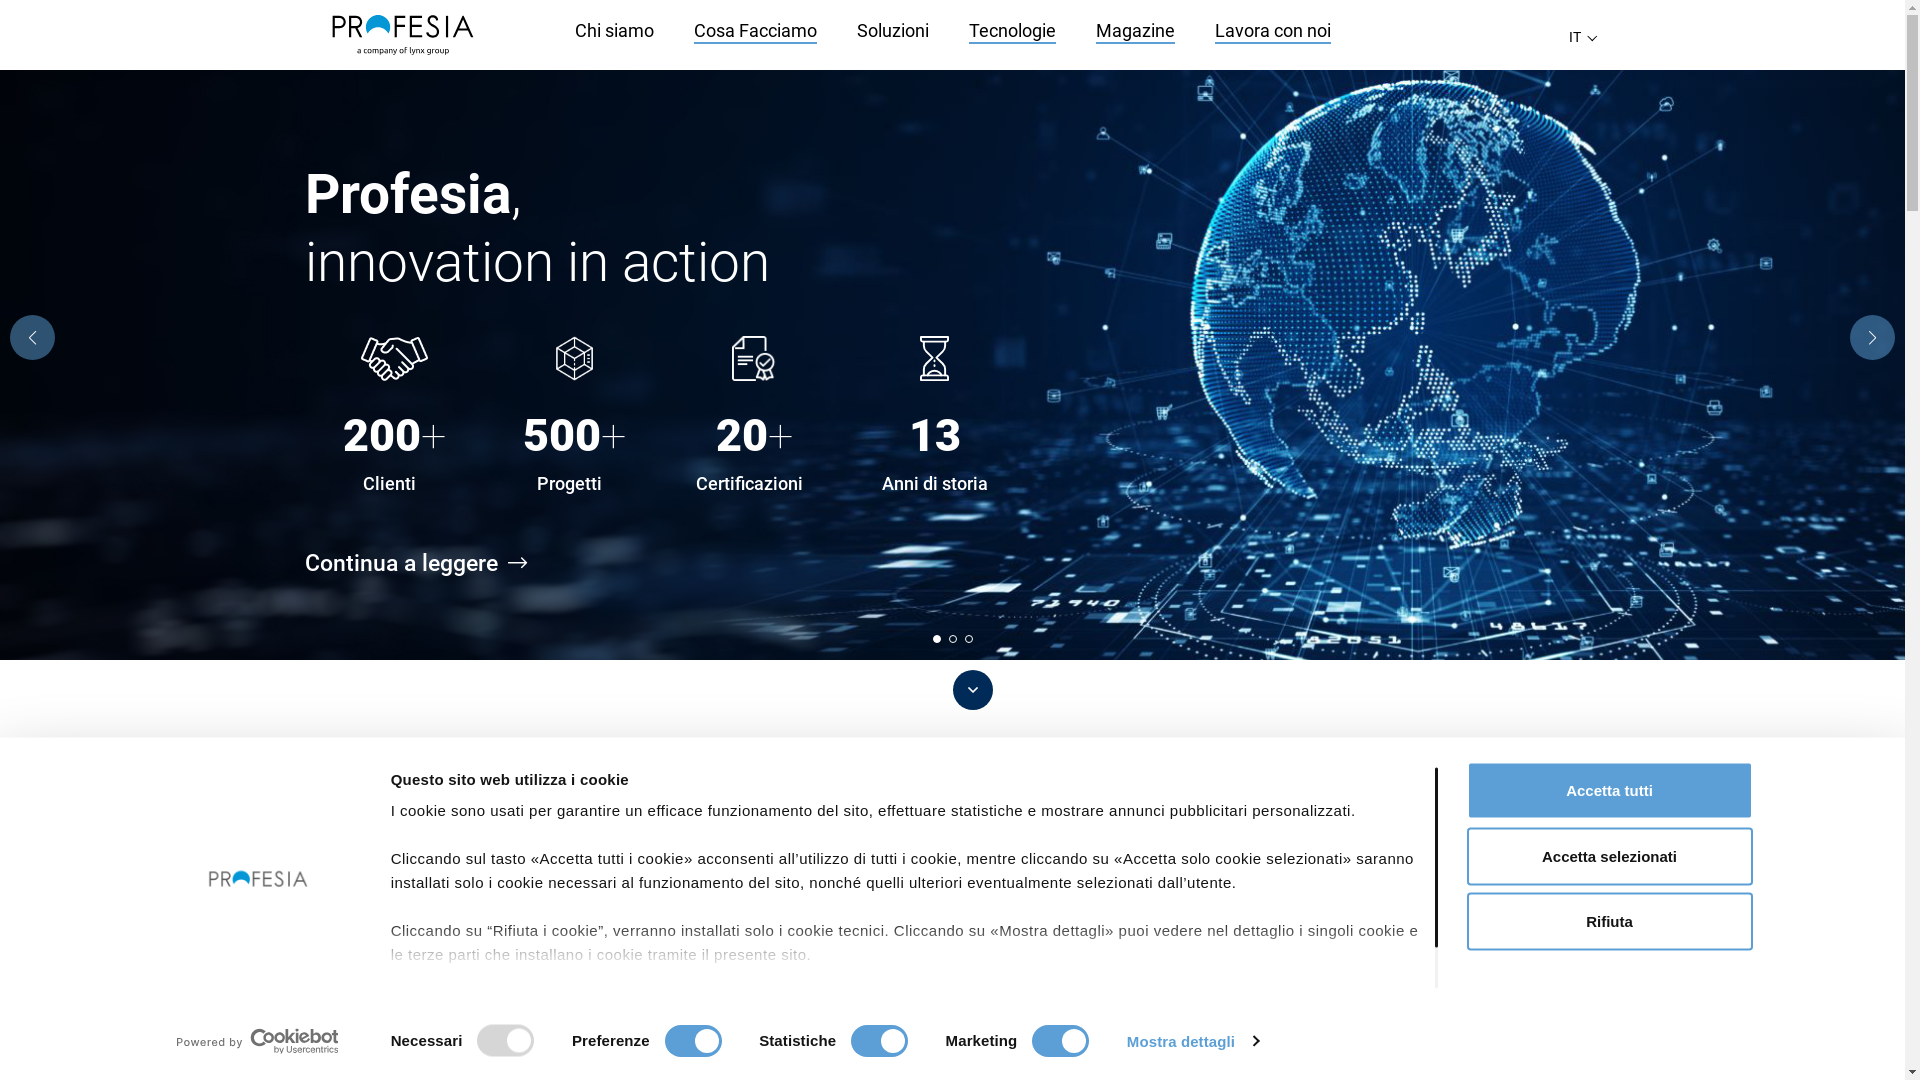  Describe the element at coordinates (1271, 31) in the screenshot. I see `'Lavora con noi'` at that location.